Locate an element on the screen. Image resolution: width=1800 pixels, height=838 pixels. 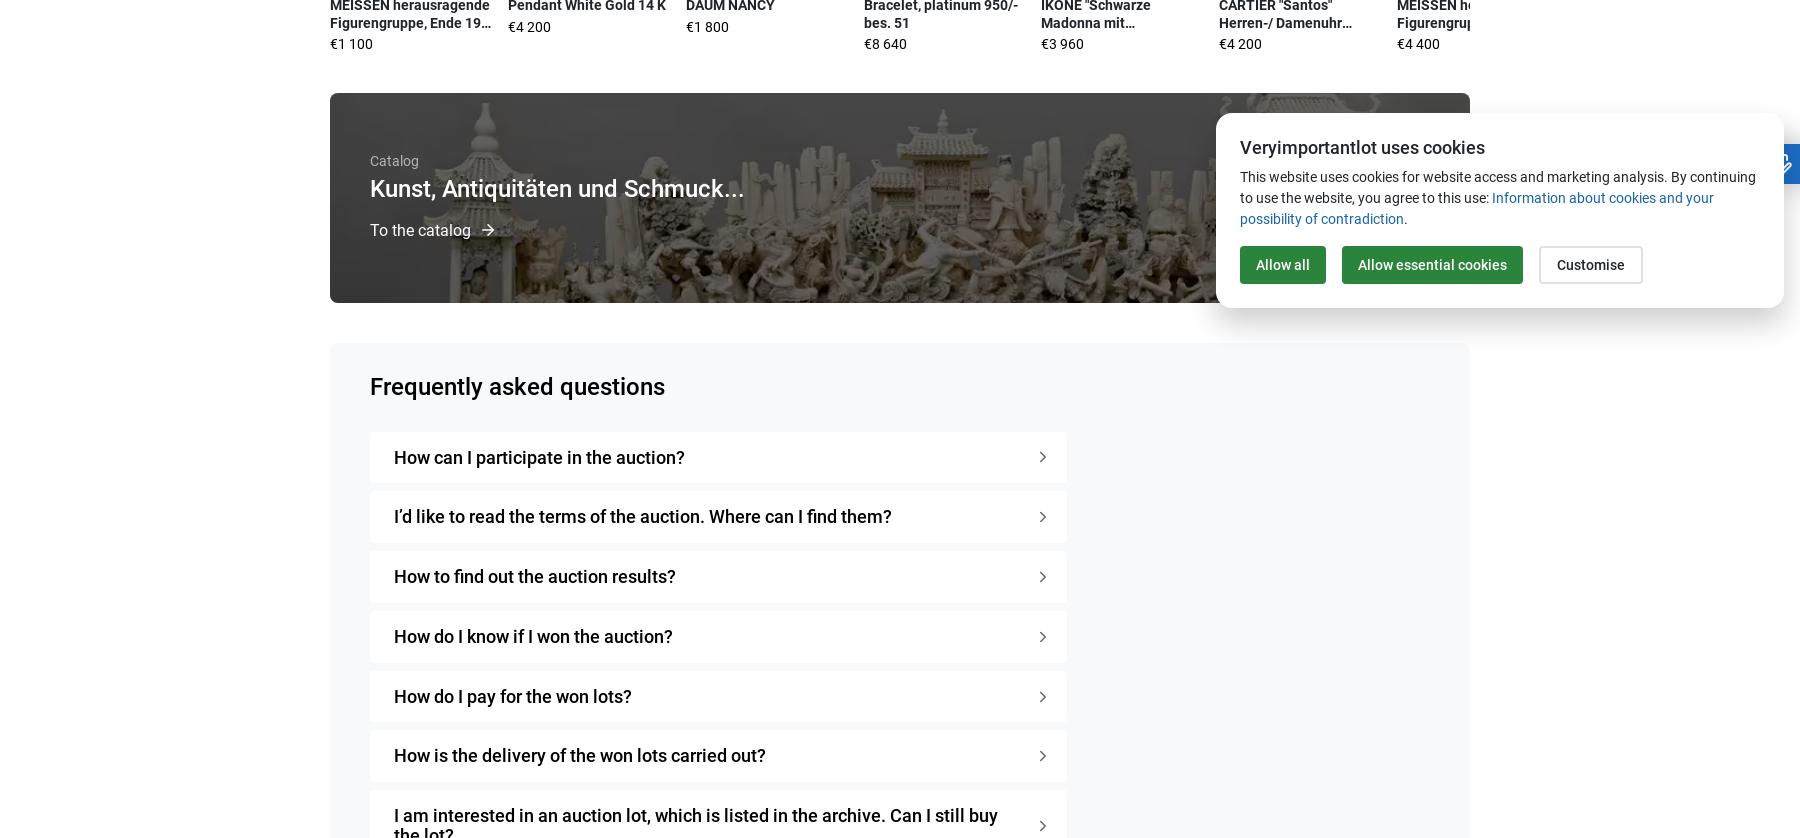
'Allow essential cookies' is located at coordinates (1431, 262).